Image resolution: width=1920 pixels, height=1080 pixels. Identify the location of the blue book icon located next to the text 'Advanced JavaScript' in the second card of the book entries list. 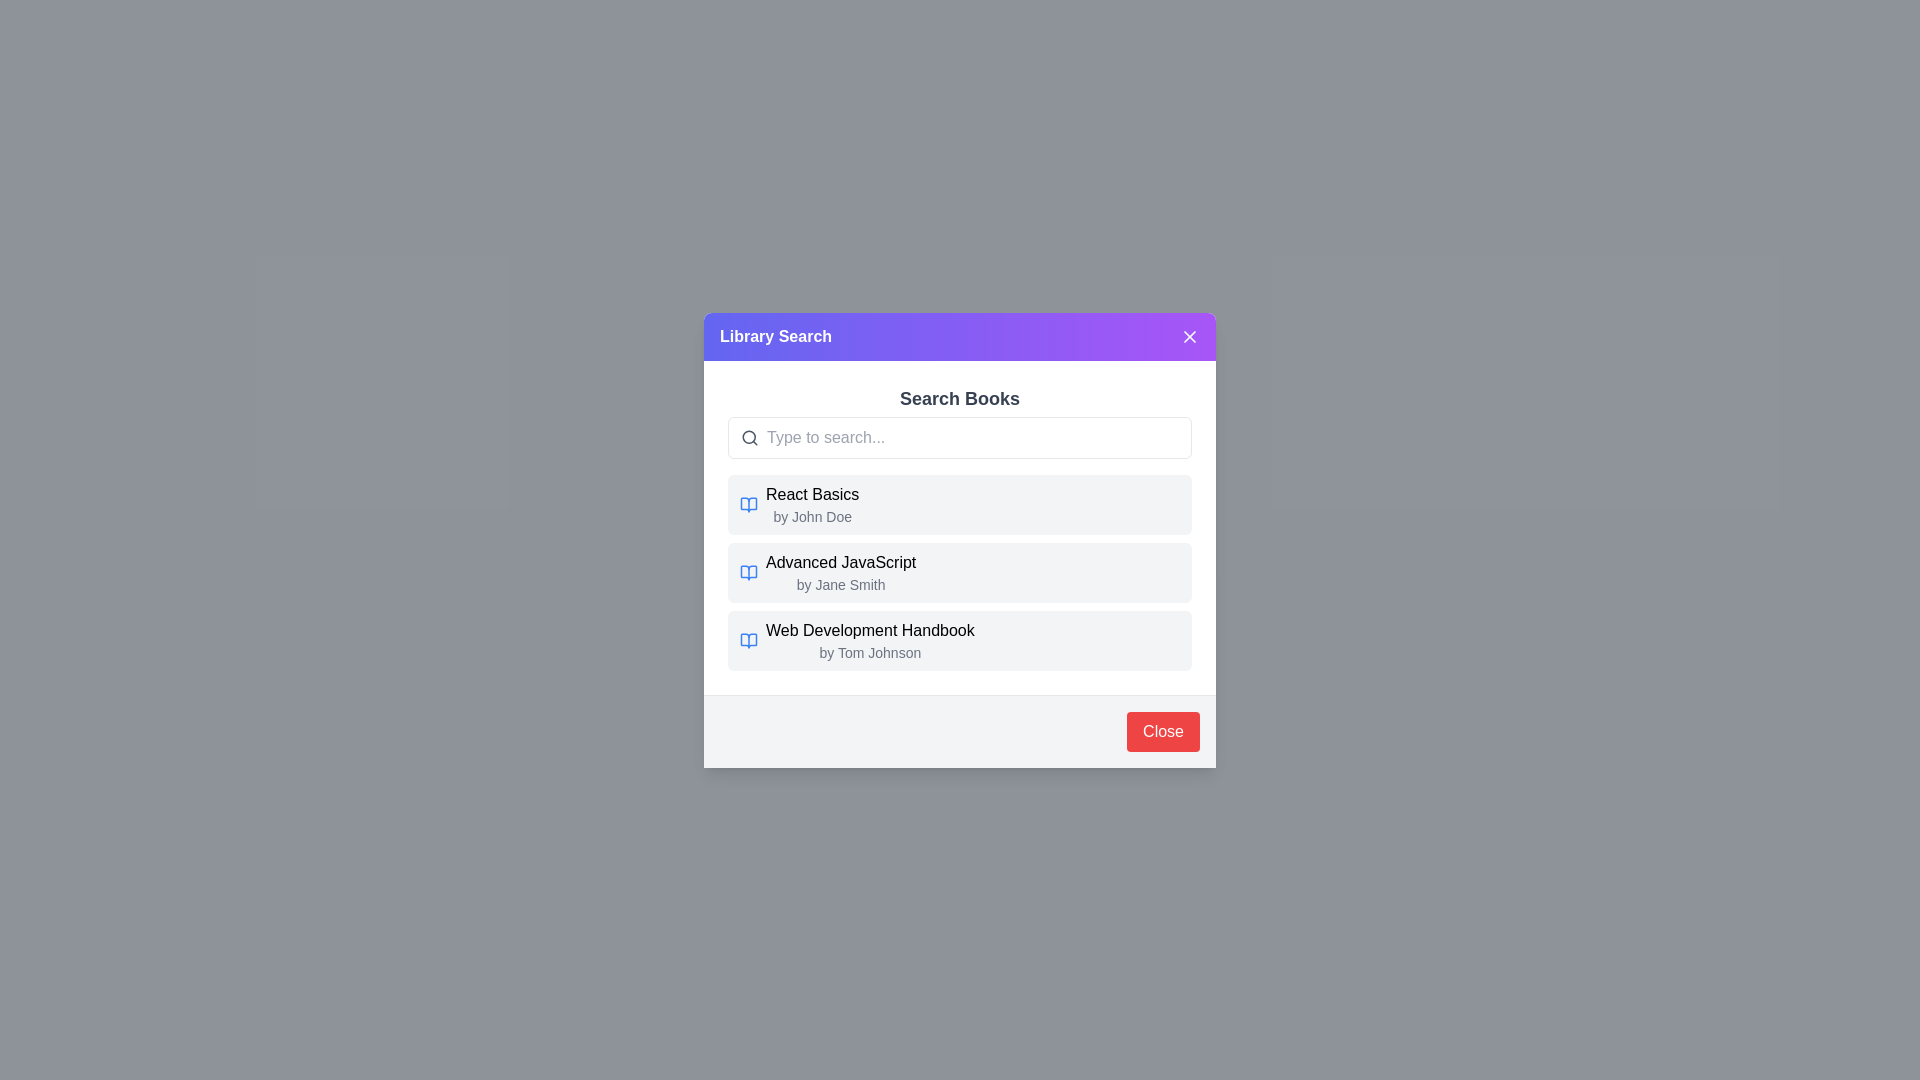
(747, 572).